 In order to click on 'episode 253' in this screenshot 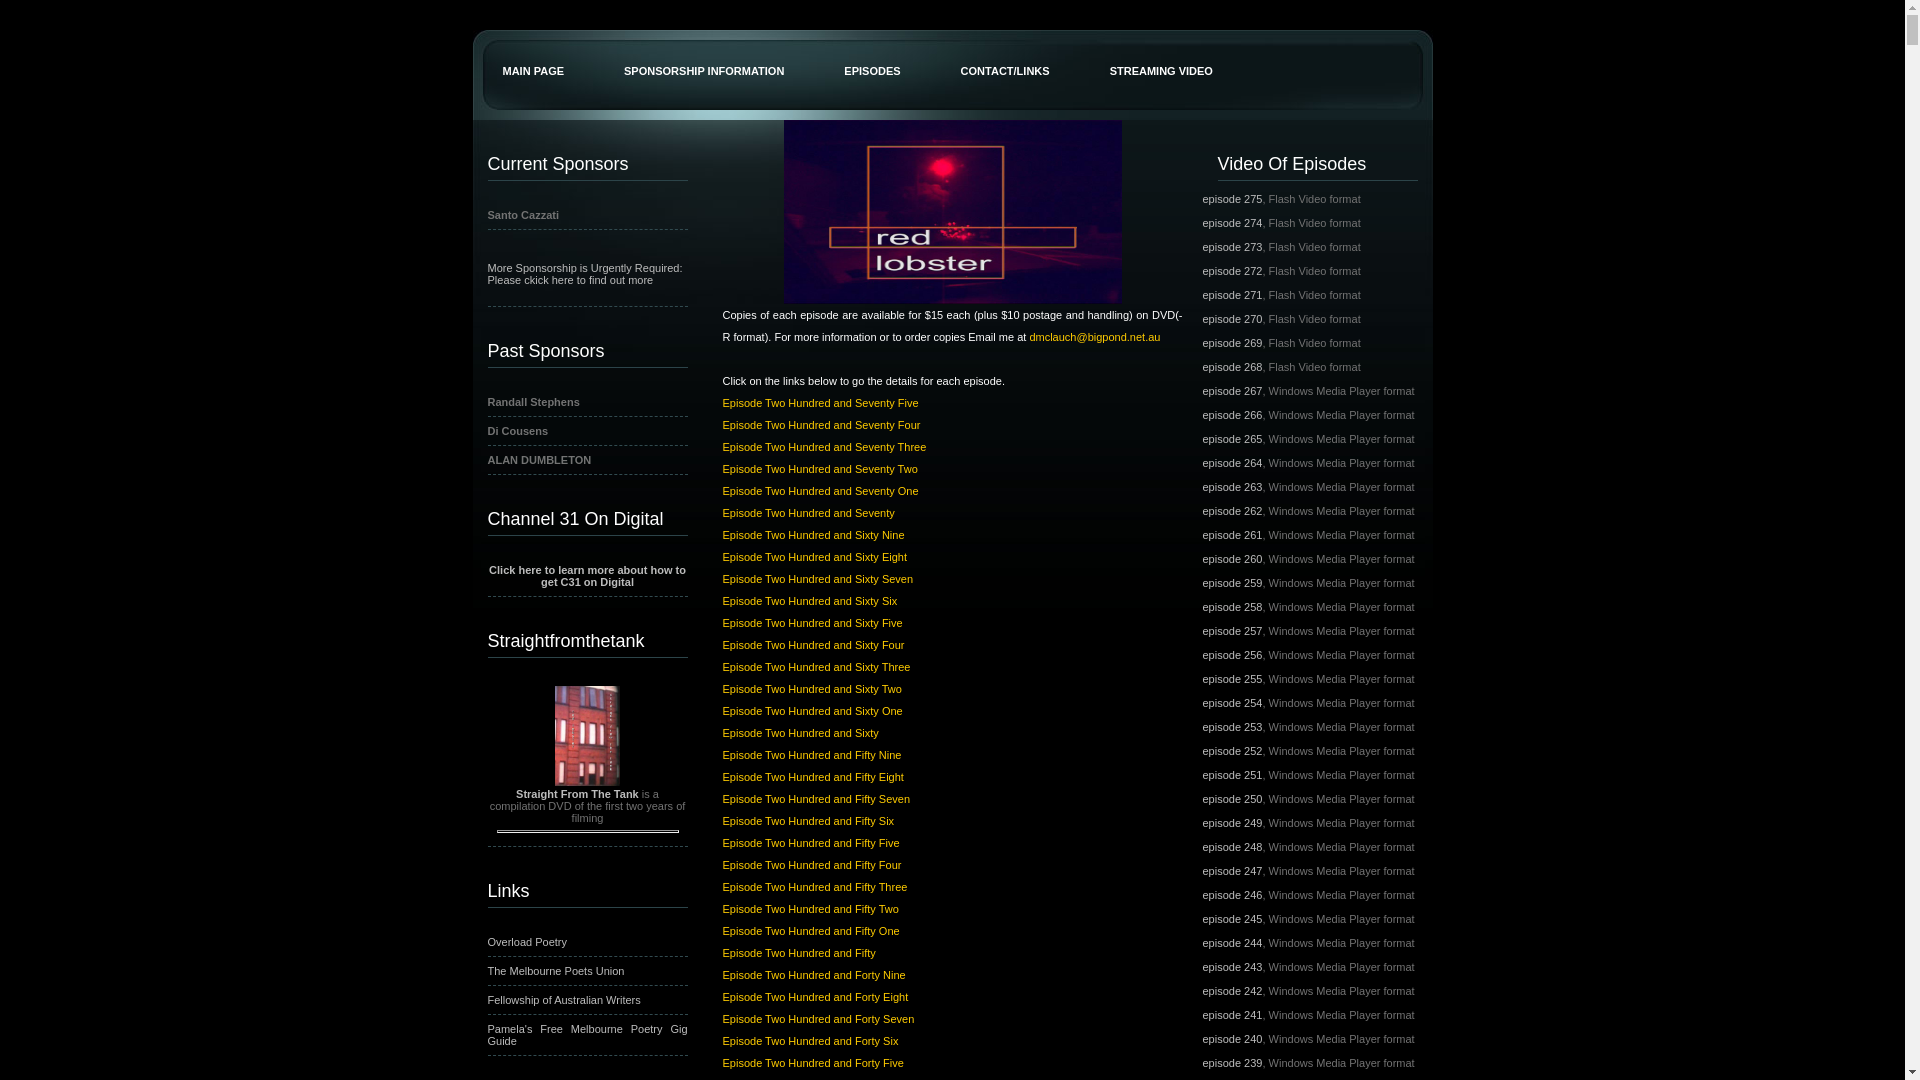, I will do `click(1231, 726)`.